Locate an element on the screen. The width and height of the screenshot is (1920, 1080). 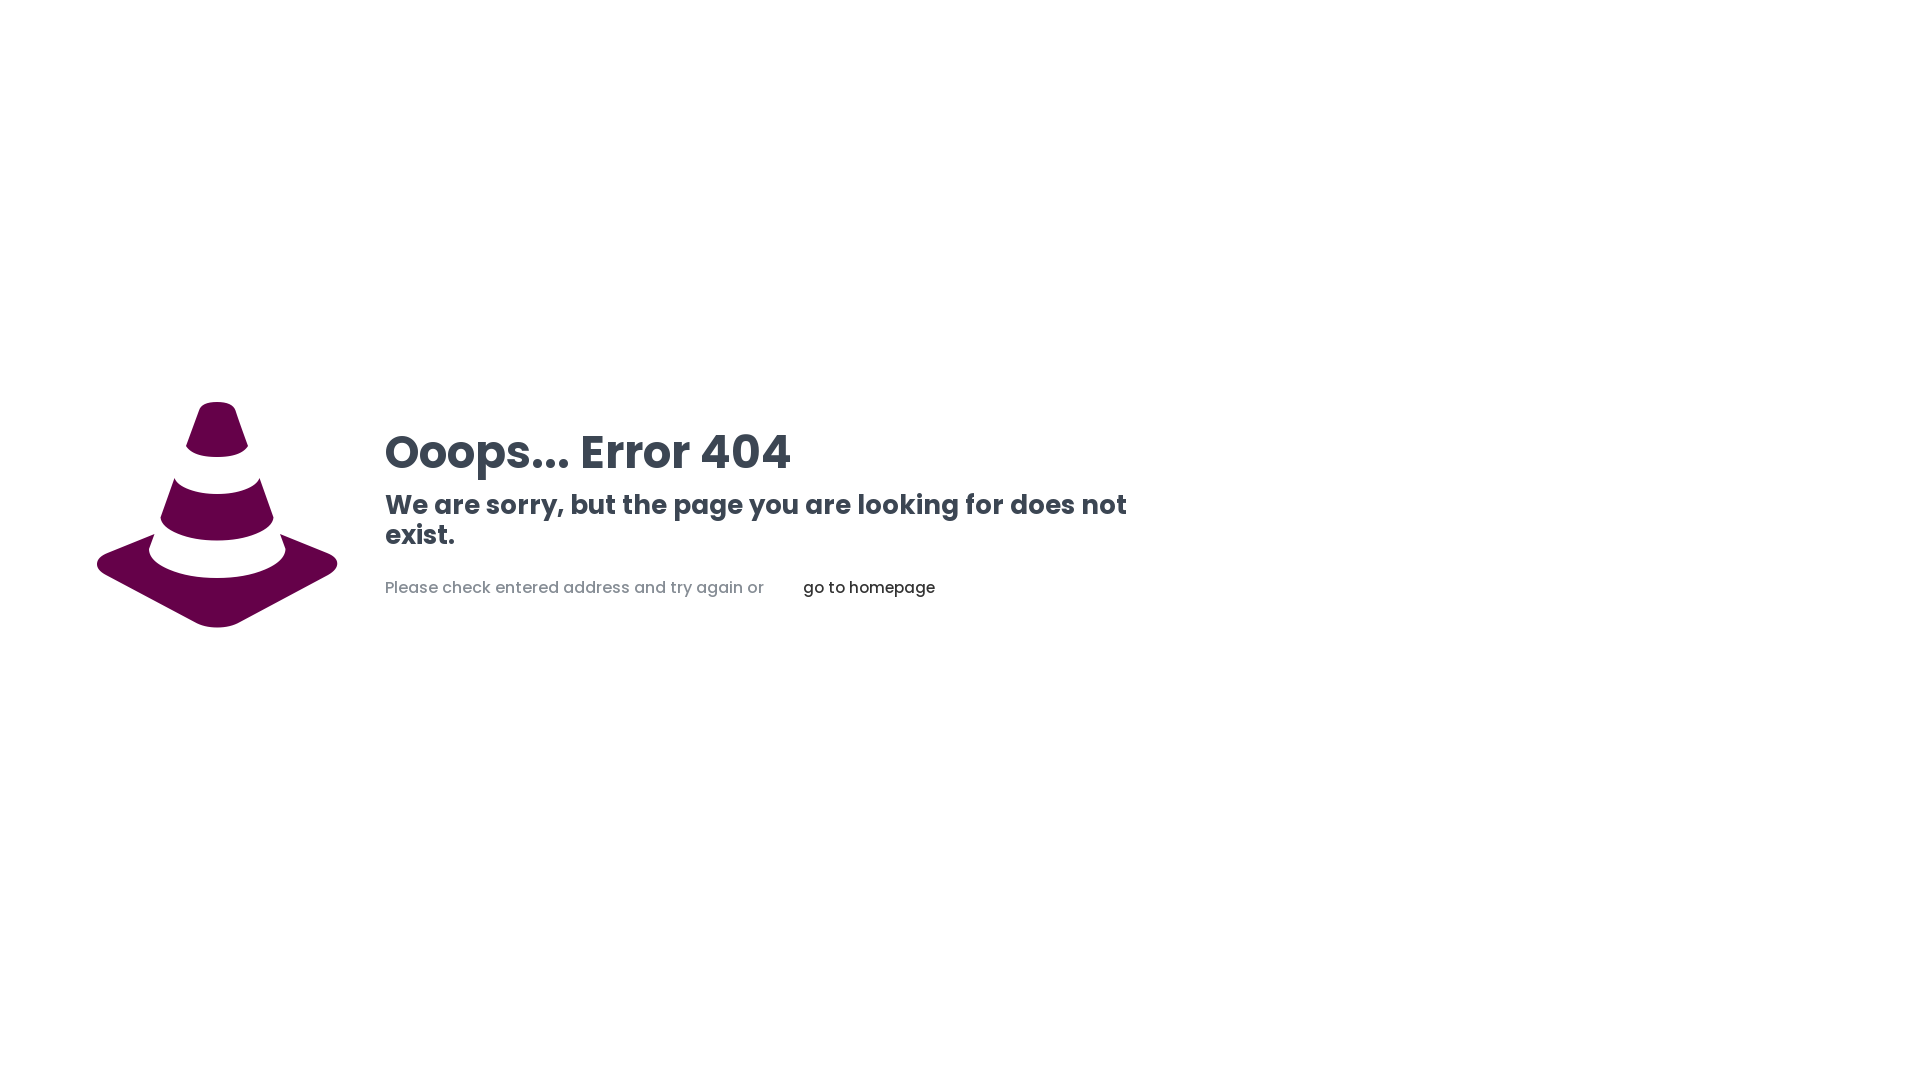
'go to homepage' is located at coordinates (868, 586).